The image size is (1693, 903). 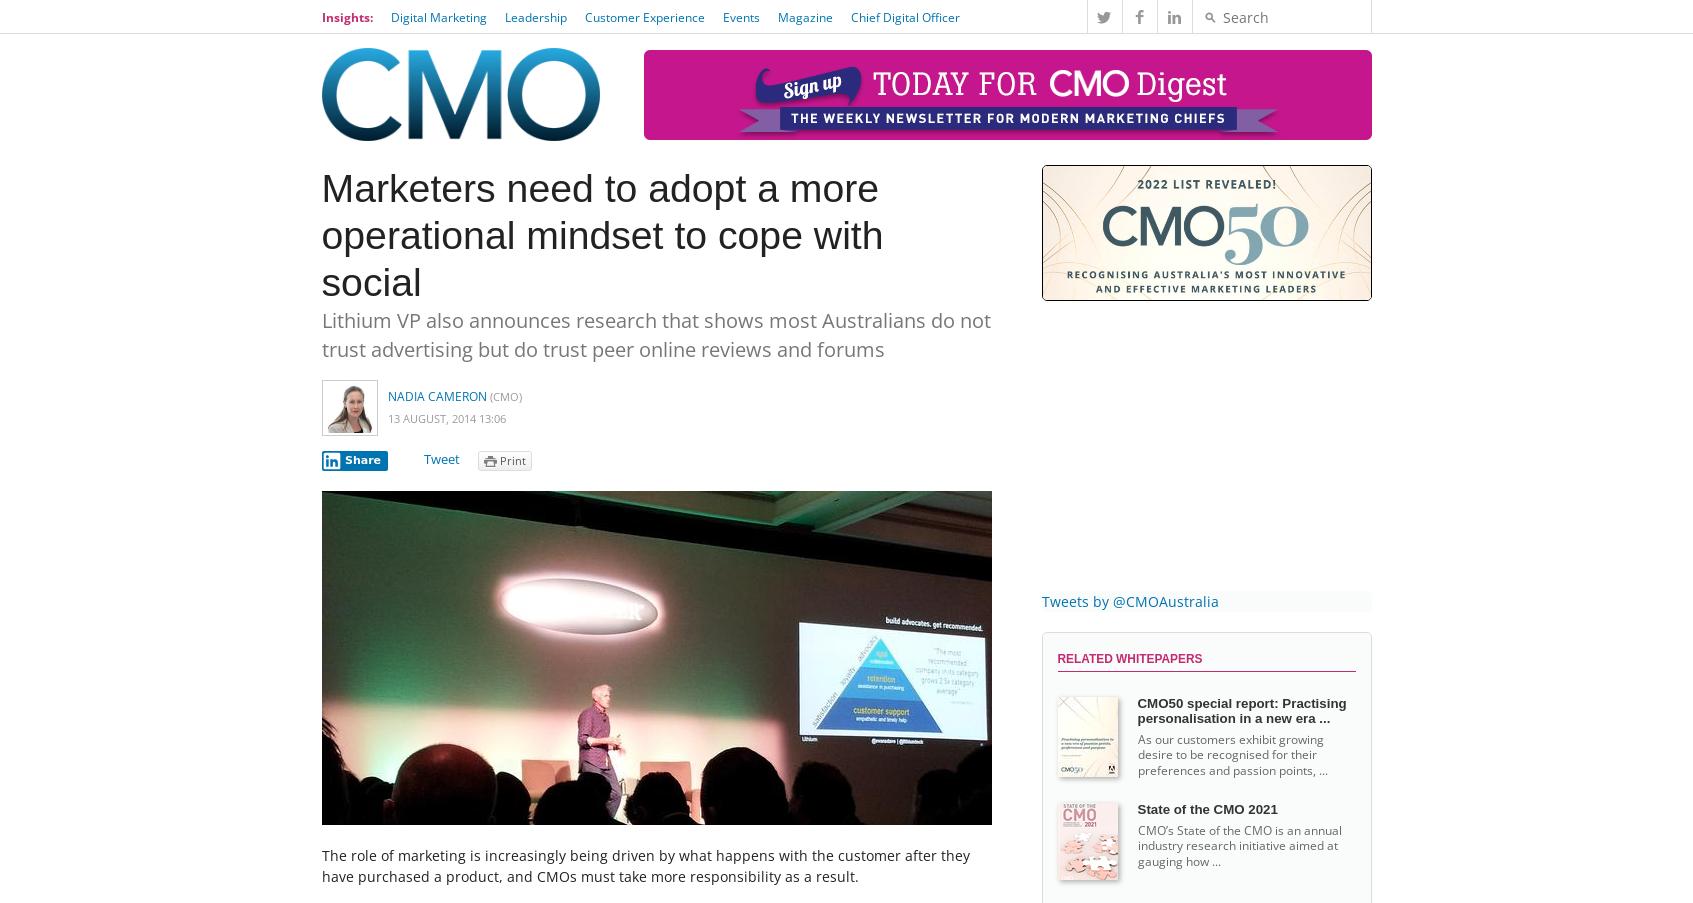 What do you see at coordinates (441, 458) in the screenshot?
I see `'Tweet'` at bounding box center [441, 458].